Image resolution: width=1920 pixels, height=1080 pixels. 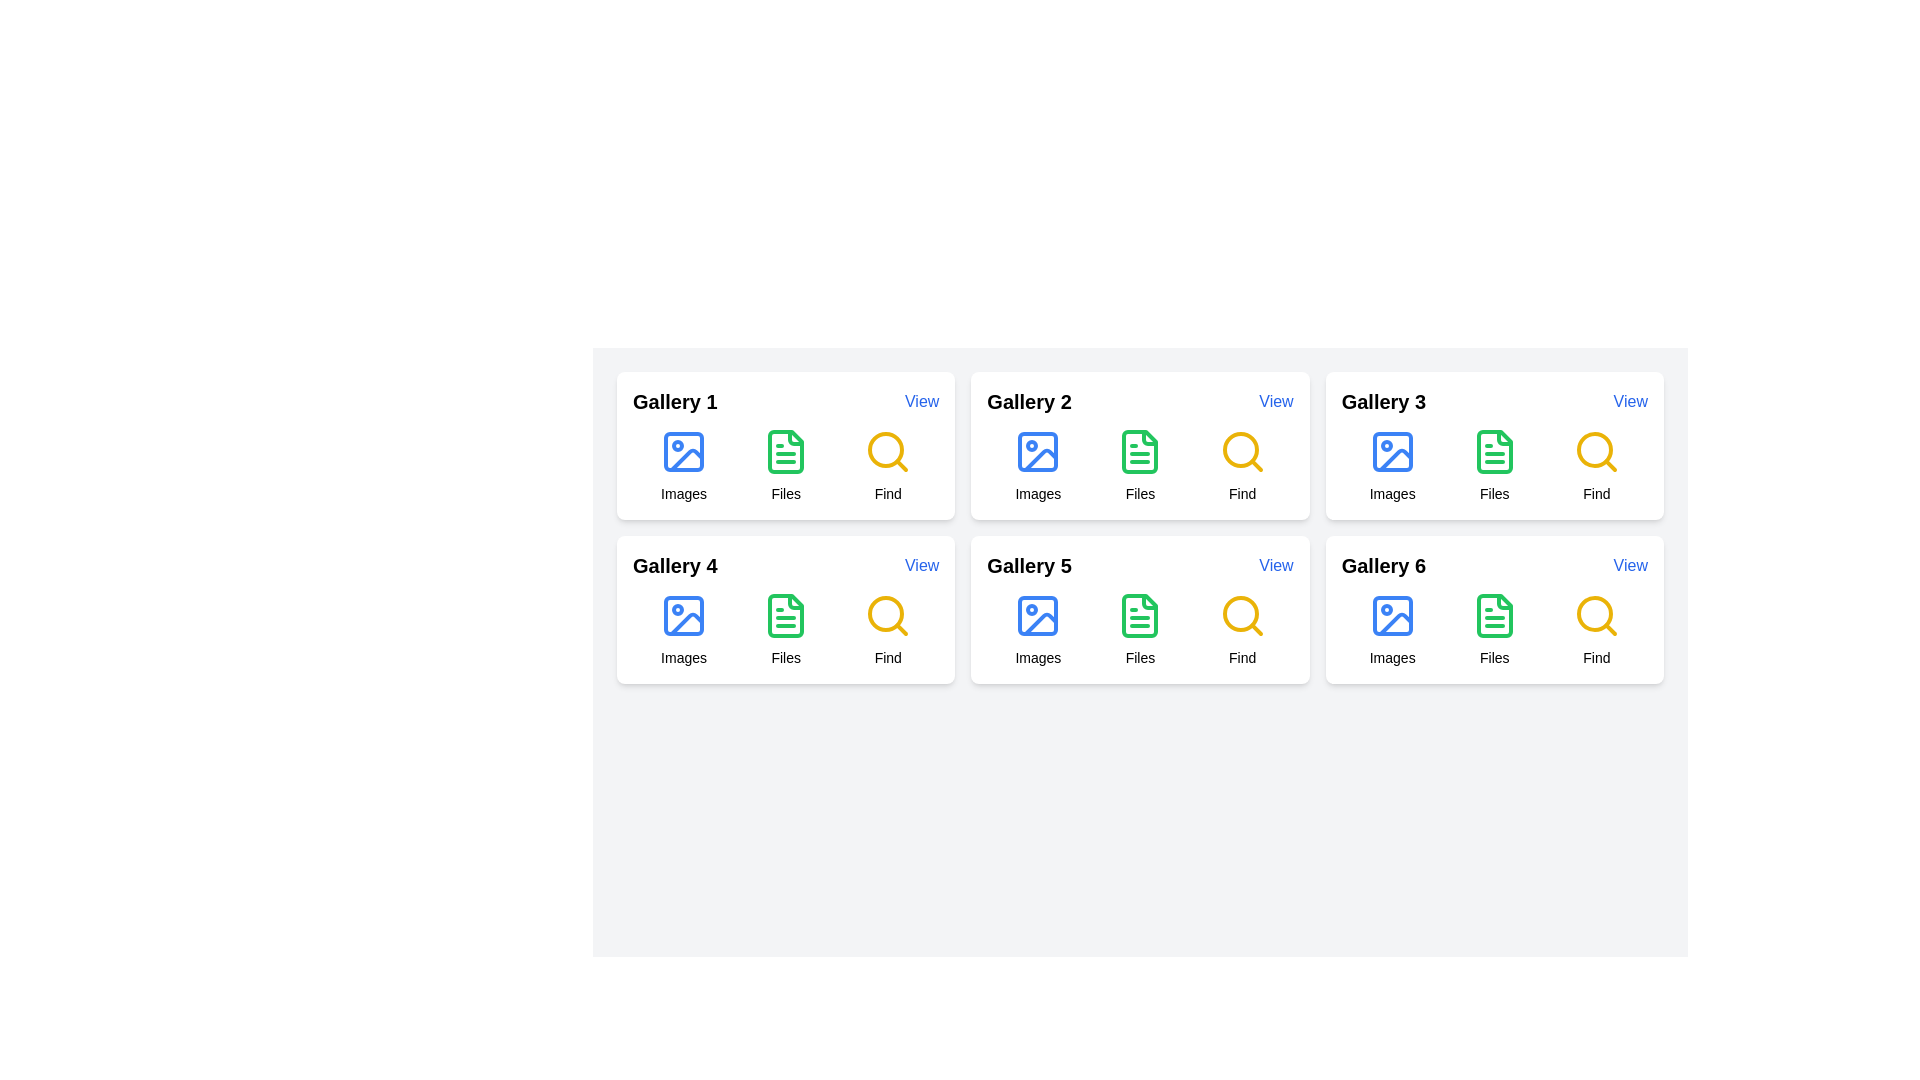 What do you see at coordinates (887, 493) in the screenshot?
I see `the 'Find' text label located at the bottom of the 'Gallery 2' section, below the yellow search icon, to interact with its associated functionality` at bounding box center [887, 493].